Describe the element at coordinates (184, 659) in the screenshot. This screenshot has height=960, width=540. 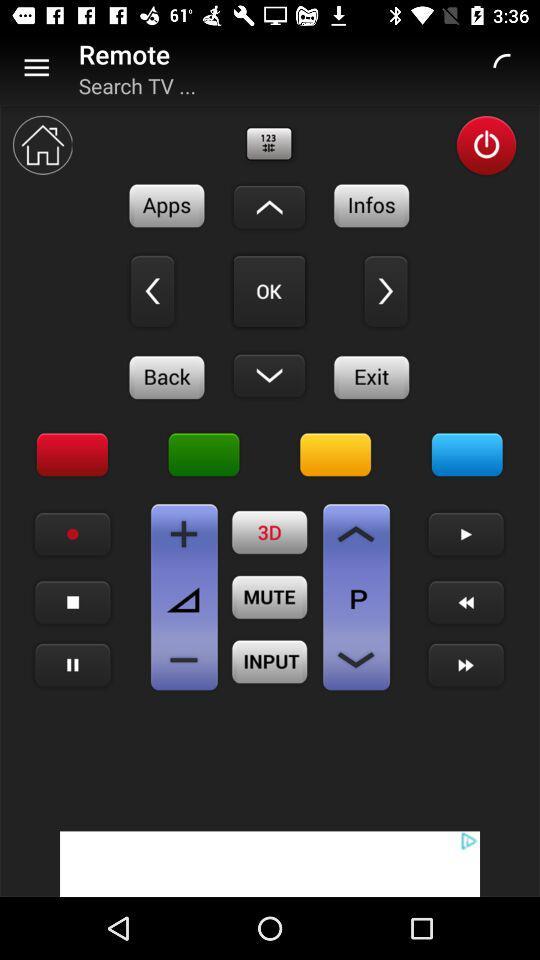
I see `decrement button` at that location.